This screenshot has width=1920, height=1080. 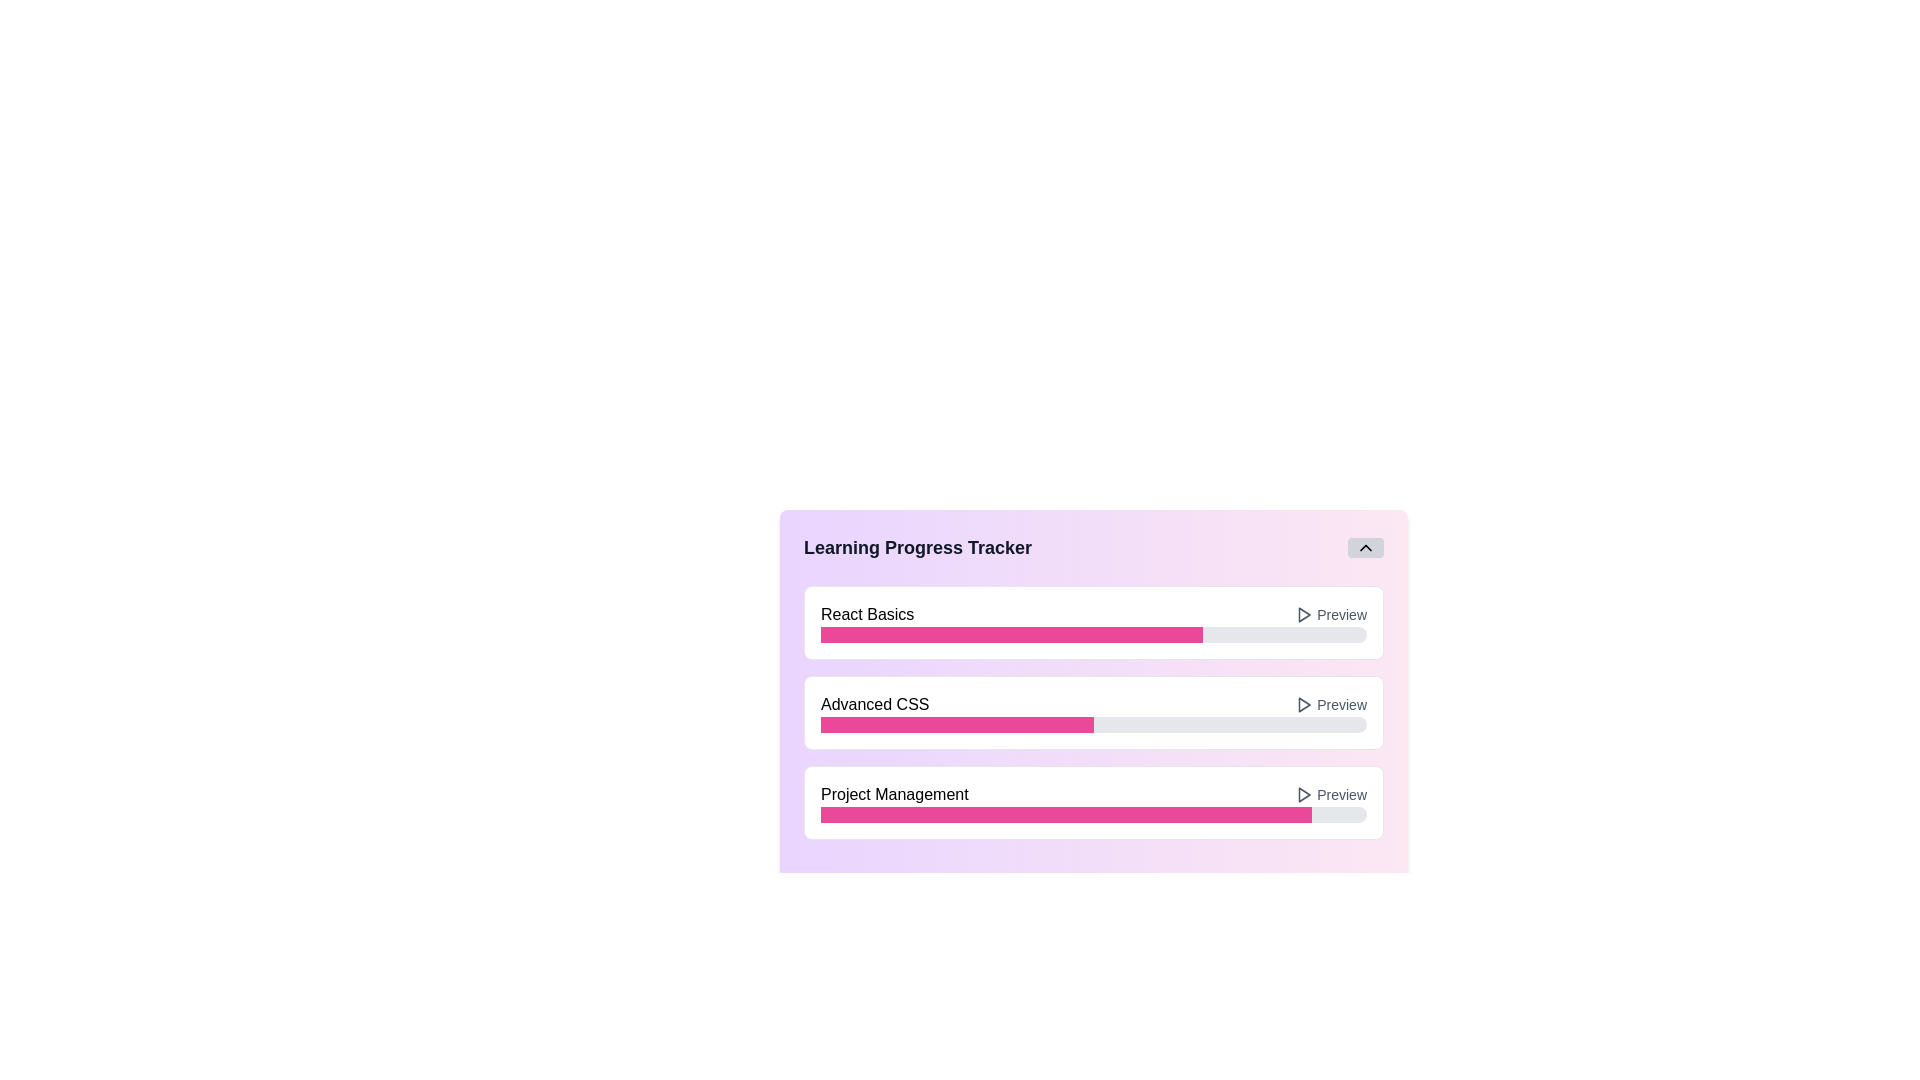 What do you see at coordinates (1331, 704) in the screenshot?
I see `the button for previewing content related to the 'Advanced CSS' topic located in the 'Learning Progress Tracker' section` at bounding box center [1331, 704].